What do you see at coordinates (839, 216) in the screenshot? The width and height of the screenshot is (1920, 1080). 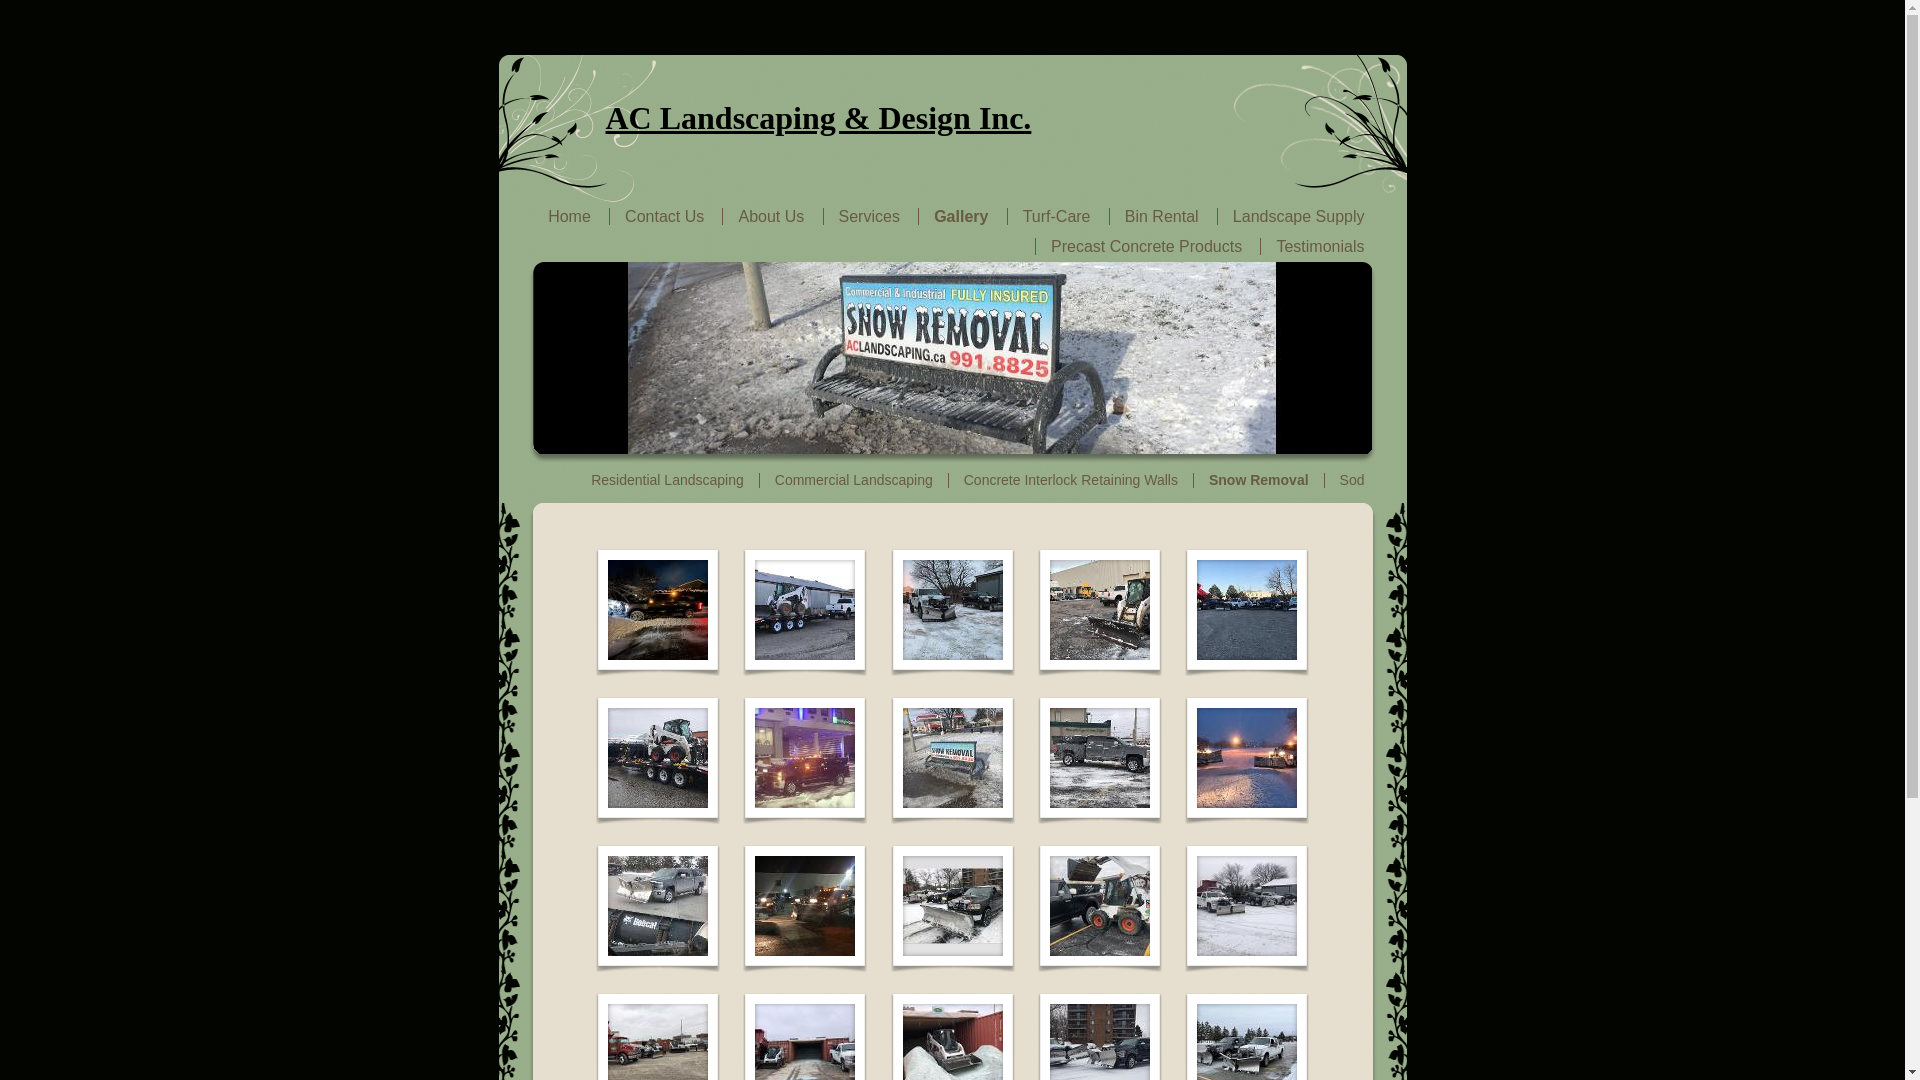 I see `'Services'` at bounding box center [839, 216].